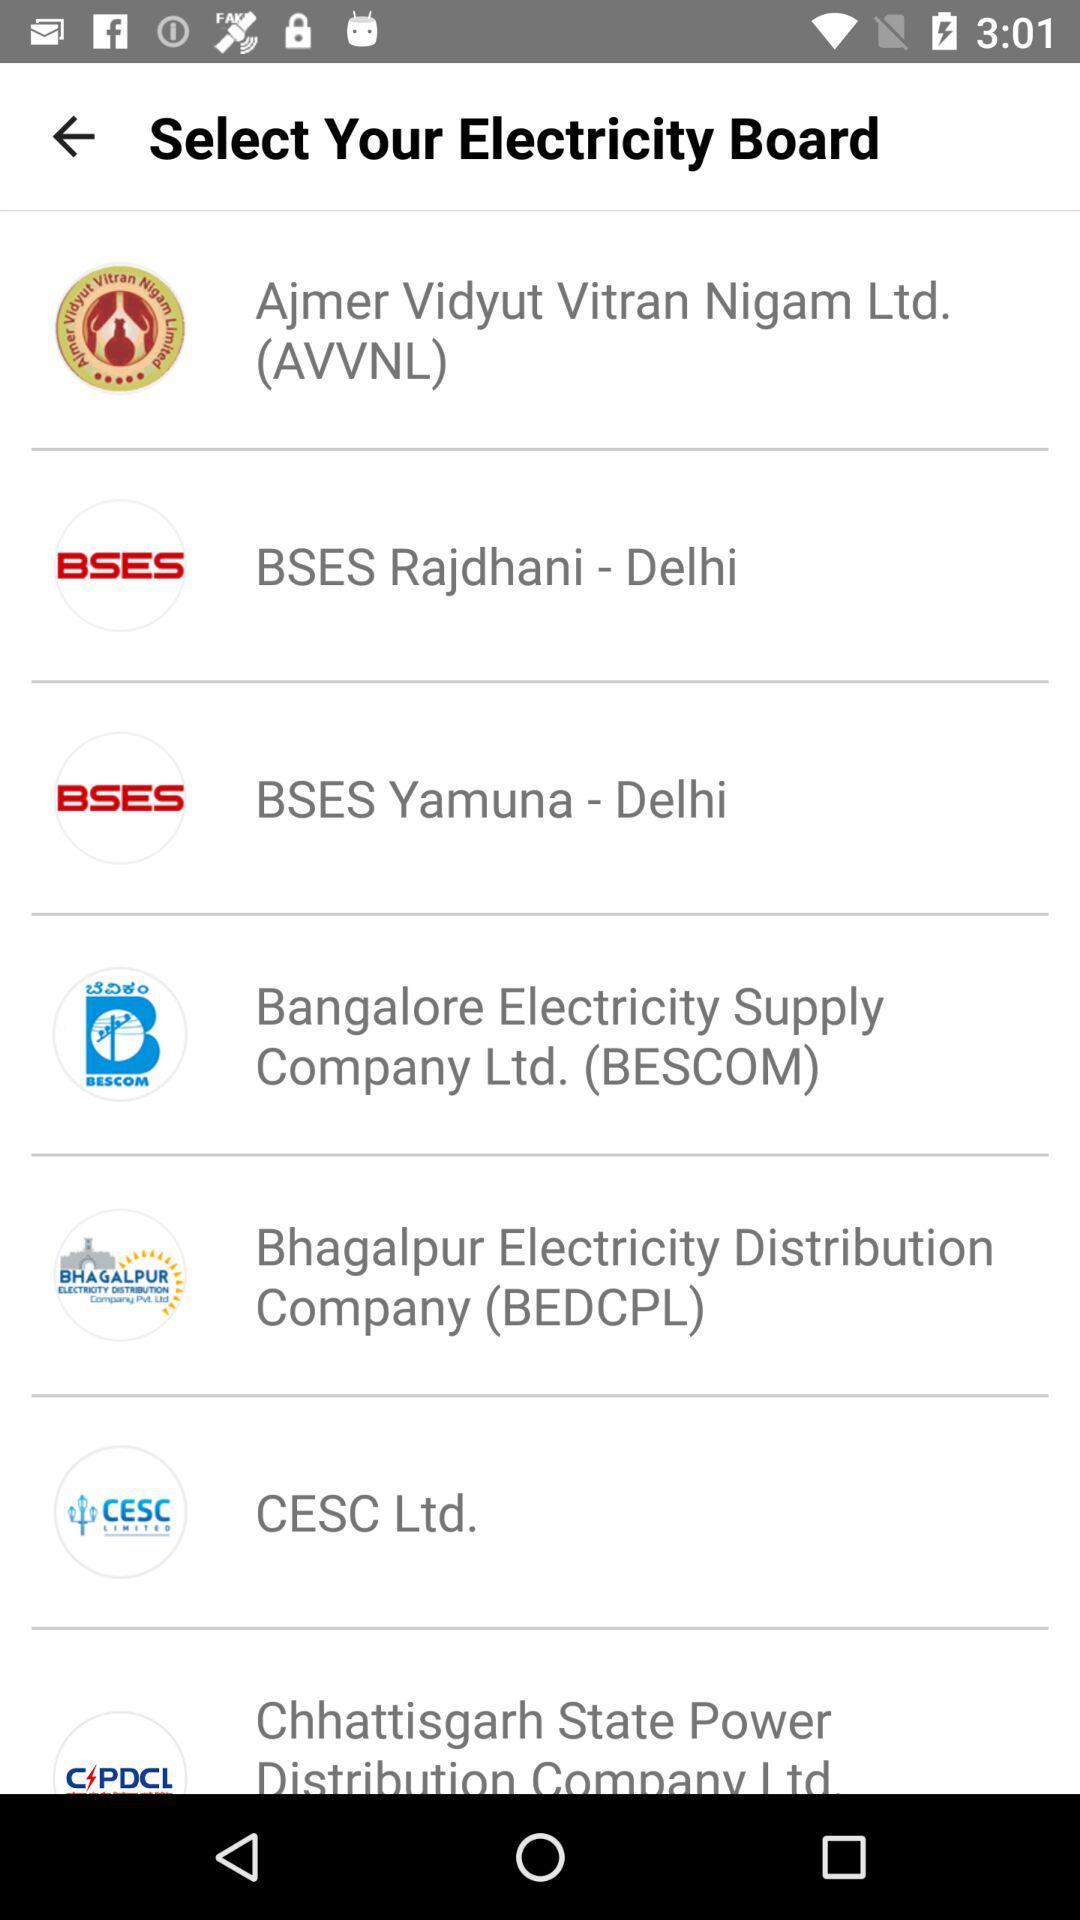  Describe the element at coordinates (513, 135) in the screenshot. I see `select your electricity icon` at that location.